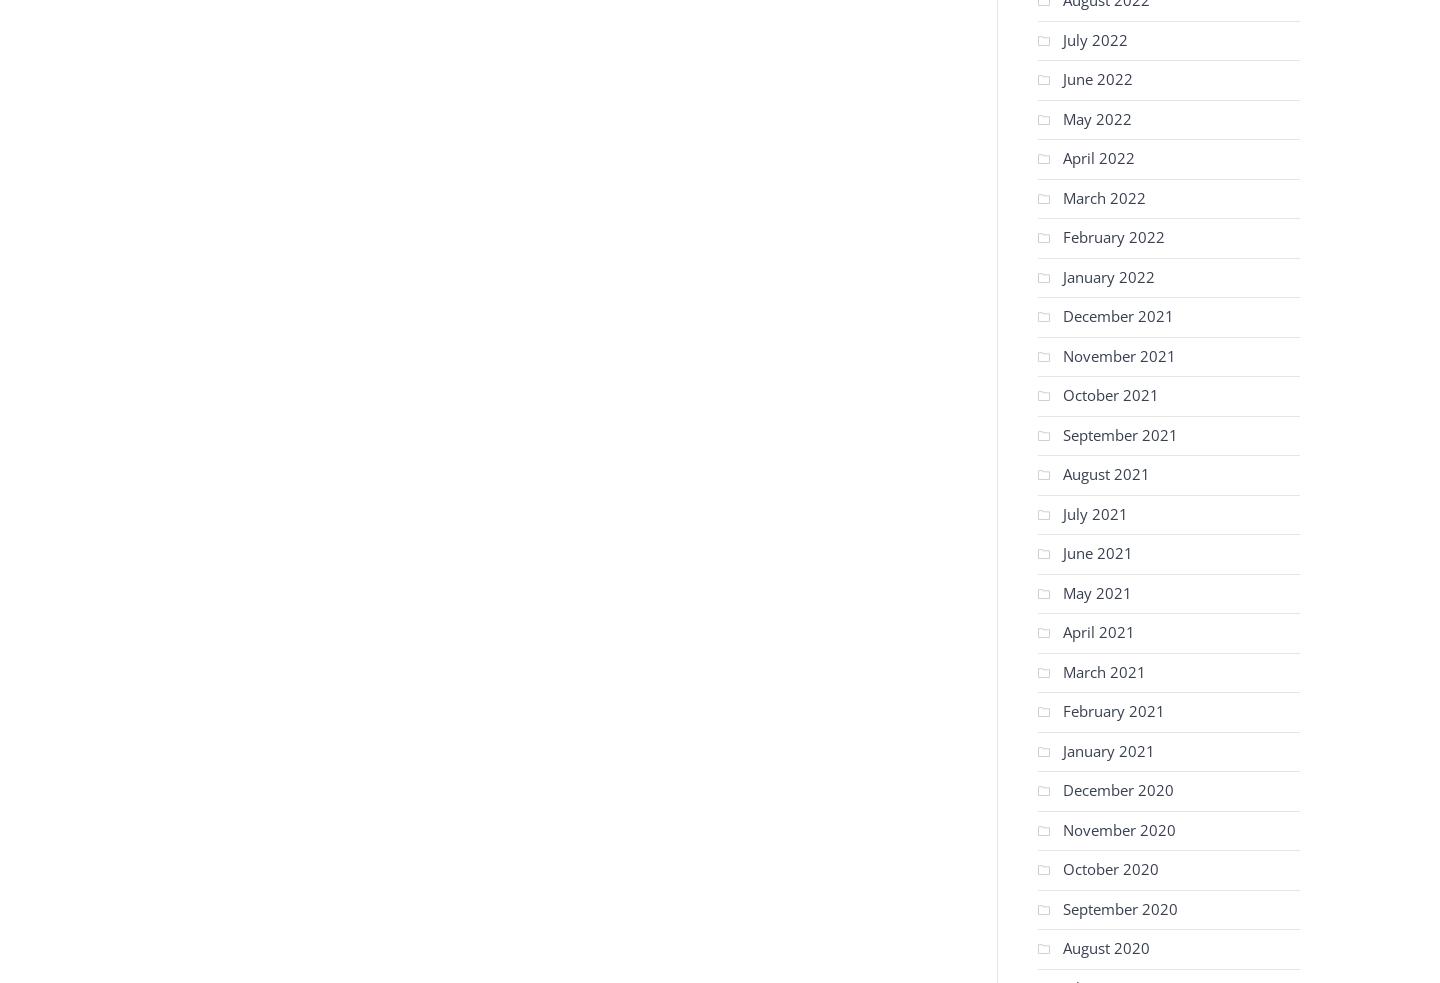 The width and height of the screenshot is (1440, 983). Describe the element at coordinates (1097, 553) in the screenshot. I see `'June 2021'` at that location.